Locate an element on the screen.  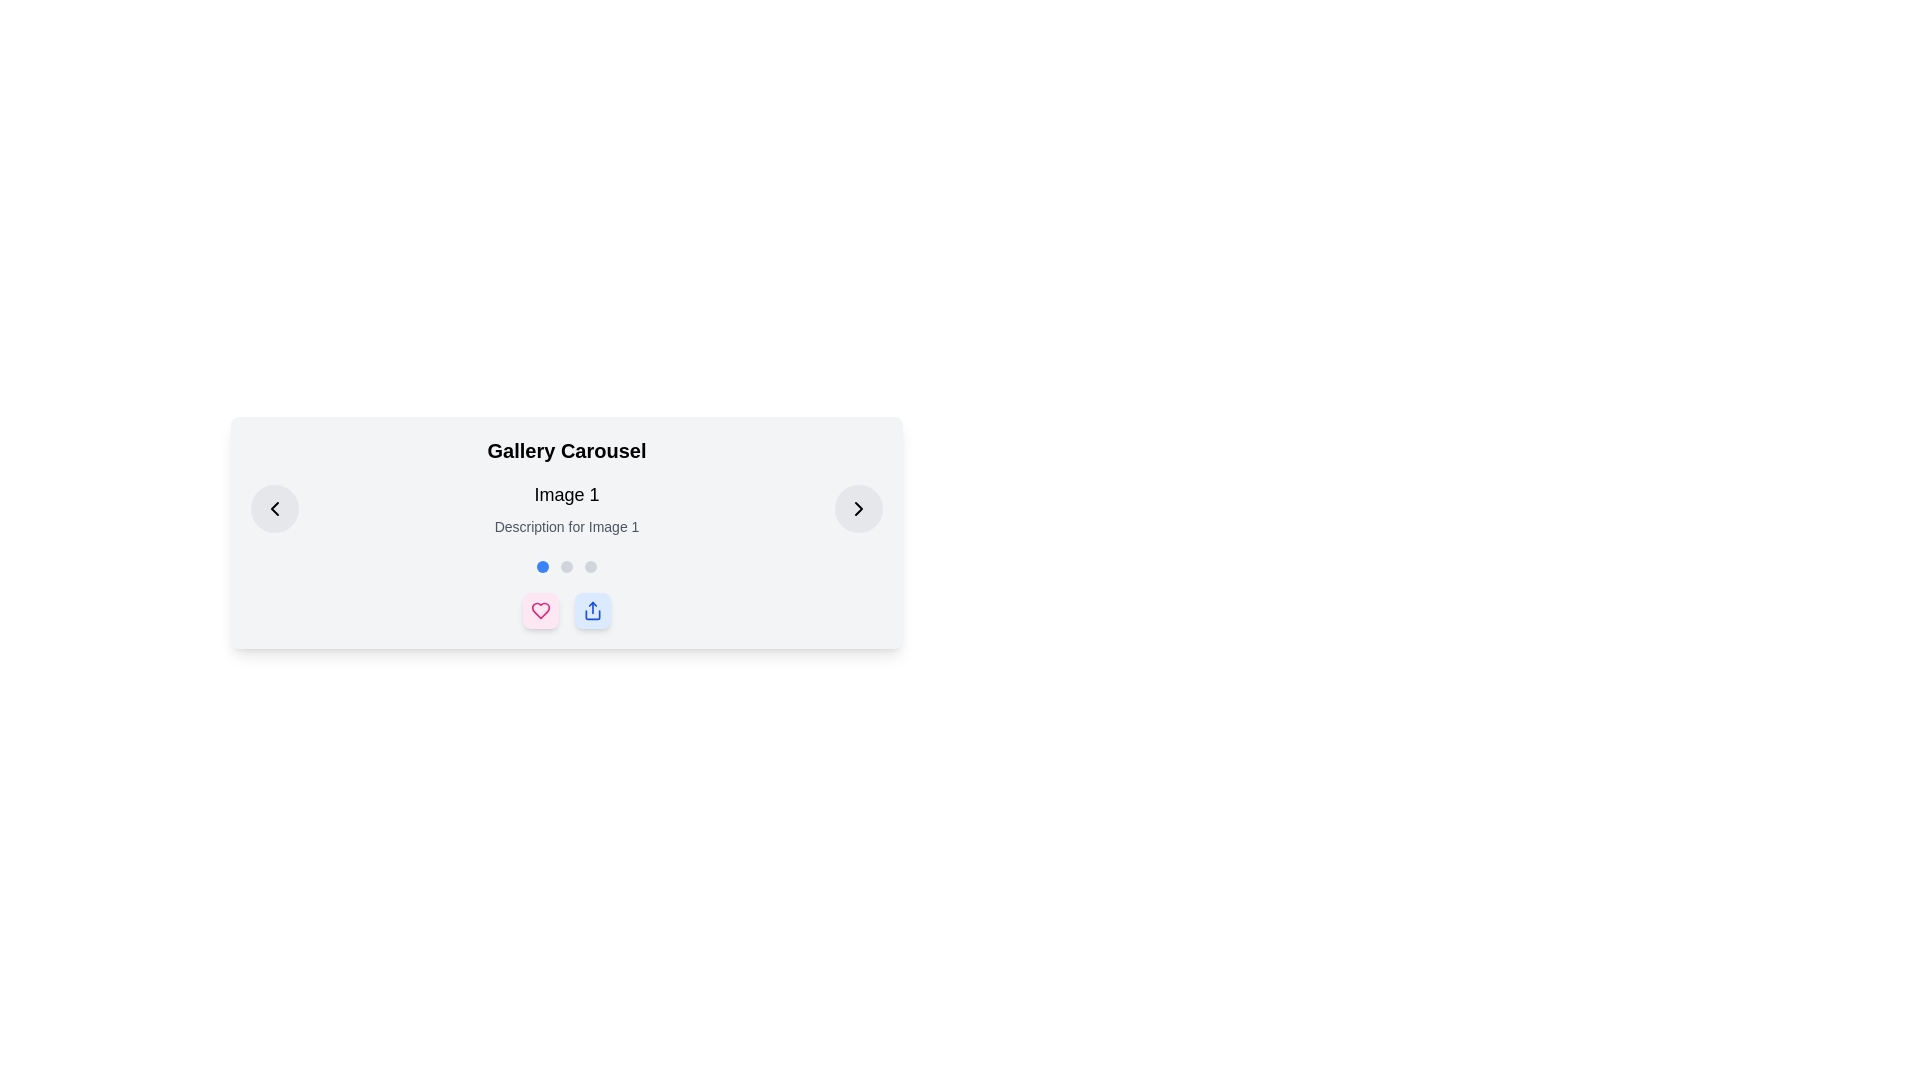
the title text element at the top center of the carousel section, which serves as a heading for the content below is located at coordinates (565, 451).